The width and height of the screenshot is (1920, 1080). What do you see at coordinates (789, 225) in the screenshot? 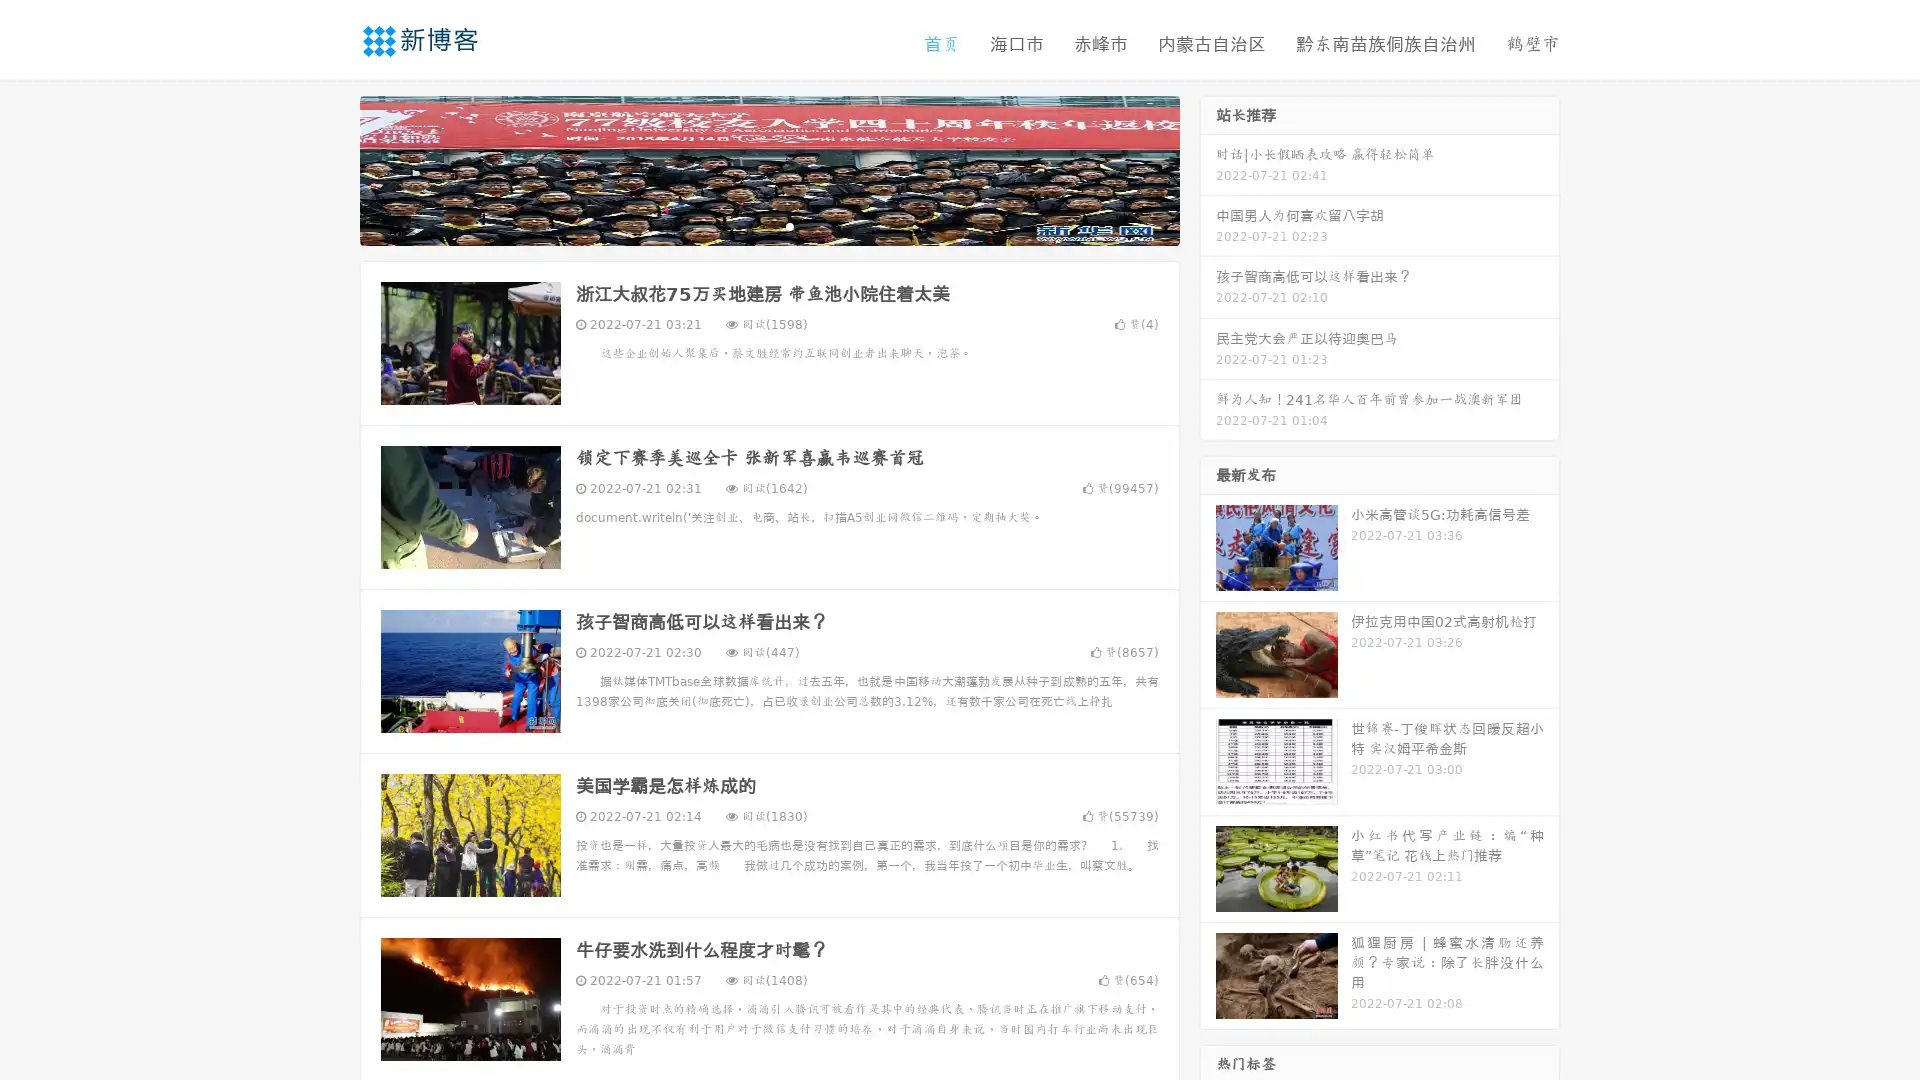
I see `Go to slide 3` at bounding box center [789, 225].